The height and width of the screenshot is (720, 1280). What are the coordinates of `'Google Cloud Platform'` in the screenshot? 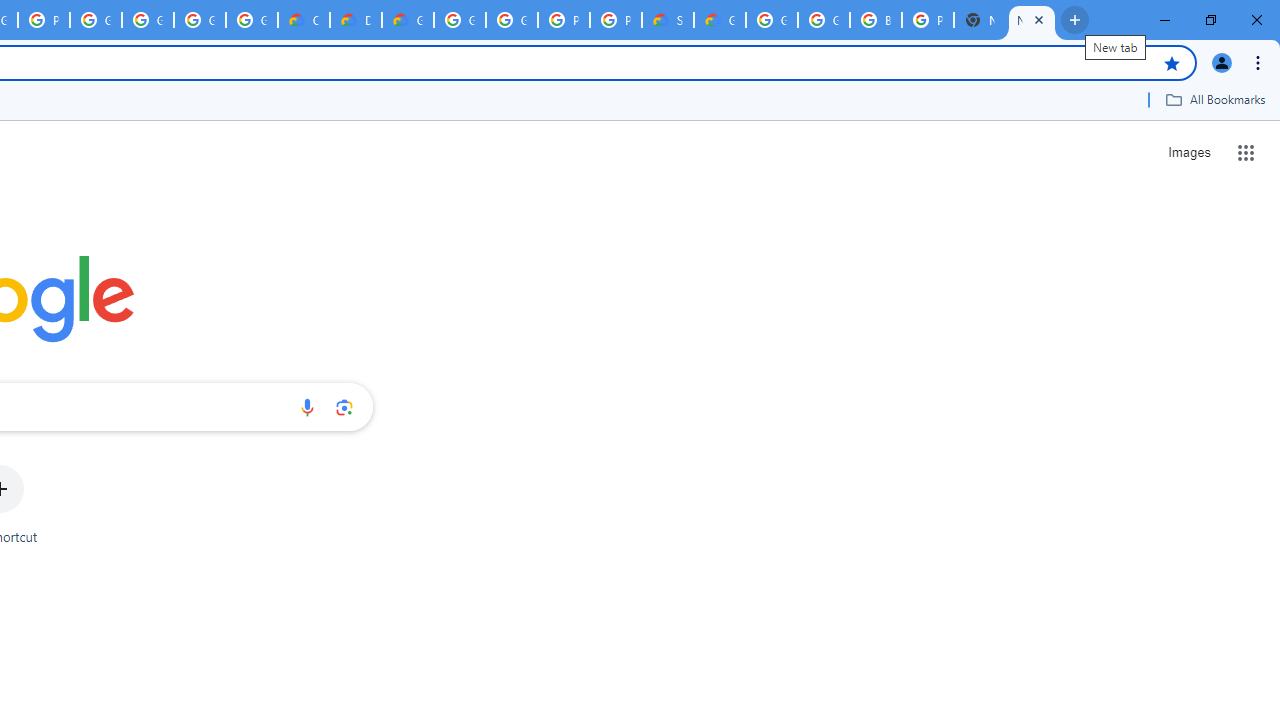 It's located at (512, 20).